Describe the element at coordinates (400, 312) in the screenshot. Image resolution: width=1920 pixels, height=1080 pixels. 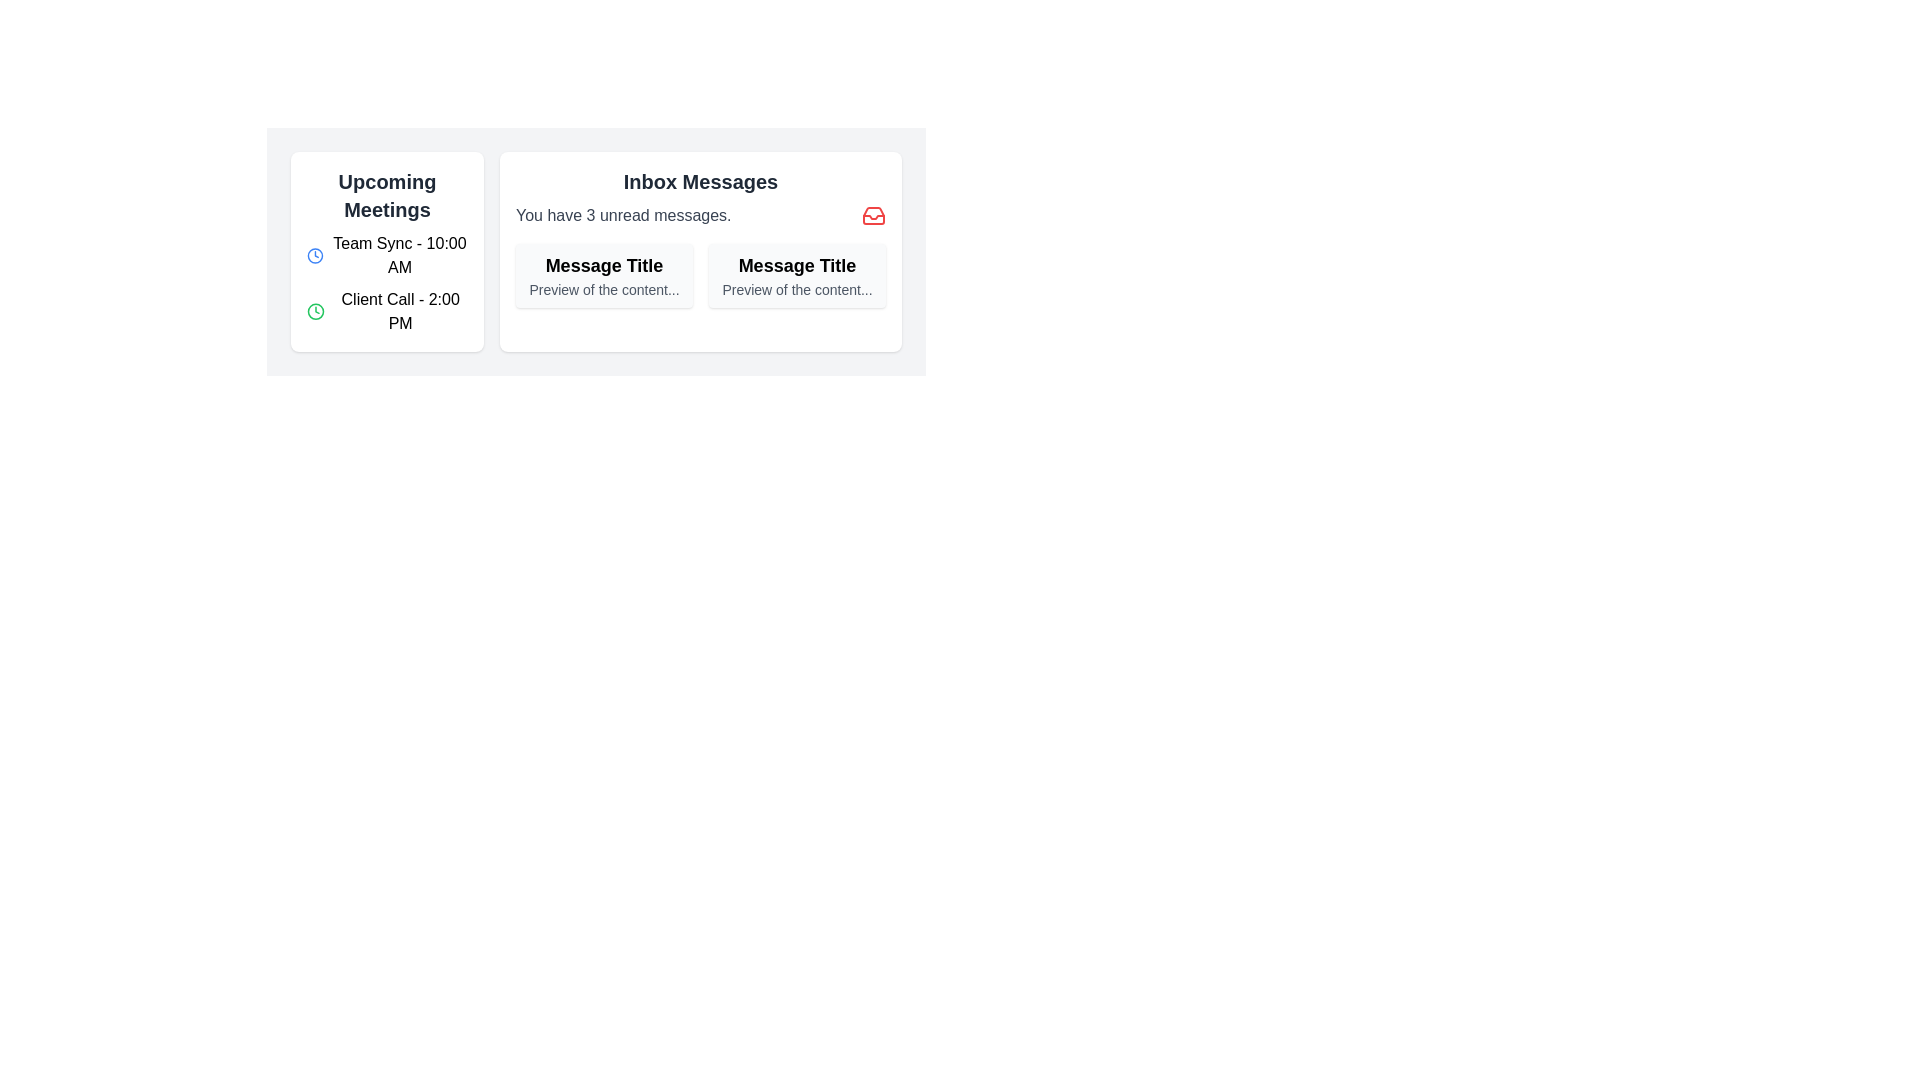
I see `the text label displaying 'Client Call - 2:00 PM', which is styled with a white background and positioned below the green clock icon in the 'Upcoming Meetings' section` at that location.